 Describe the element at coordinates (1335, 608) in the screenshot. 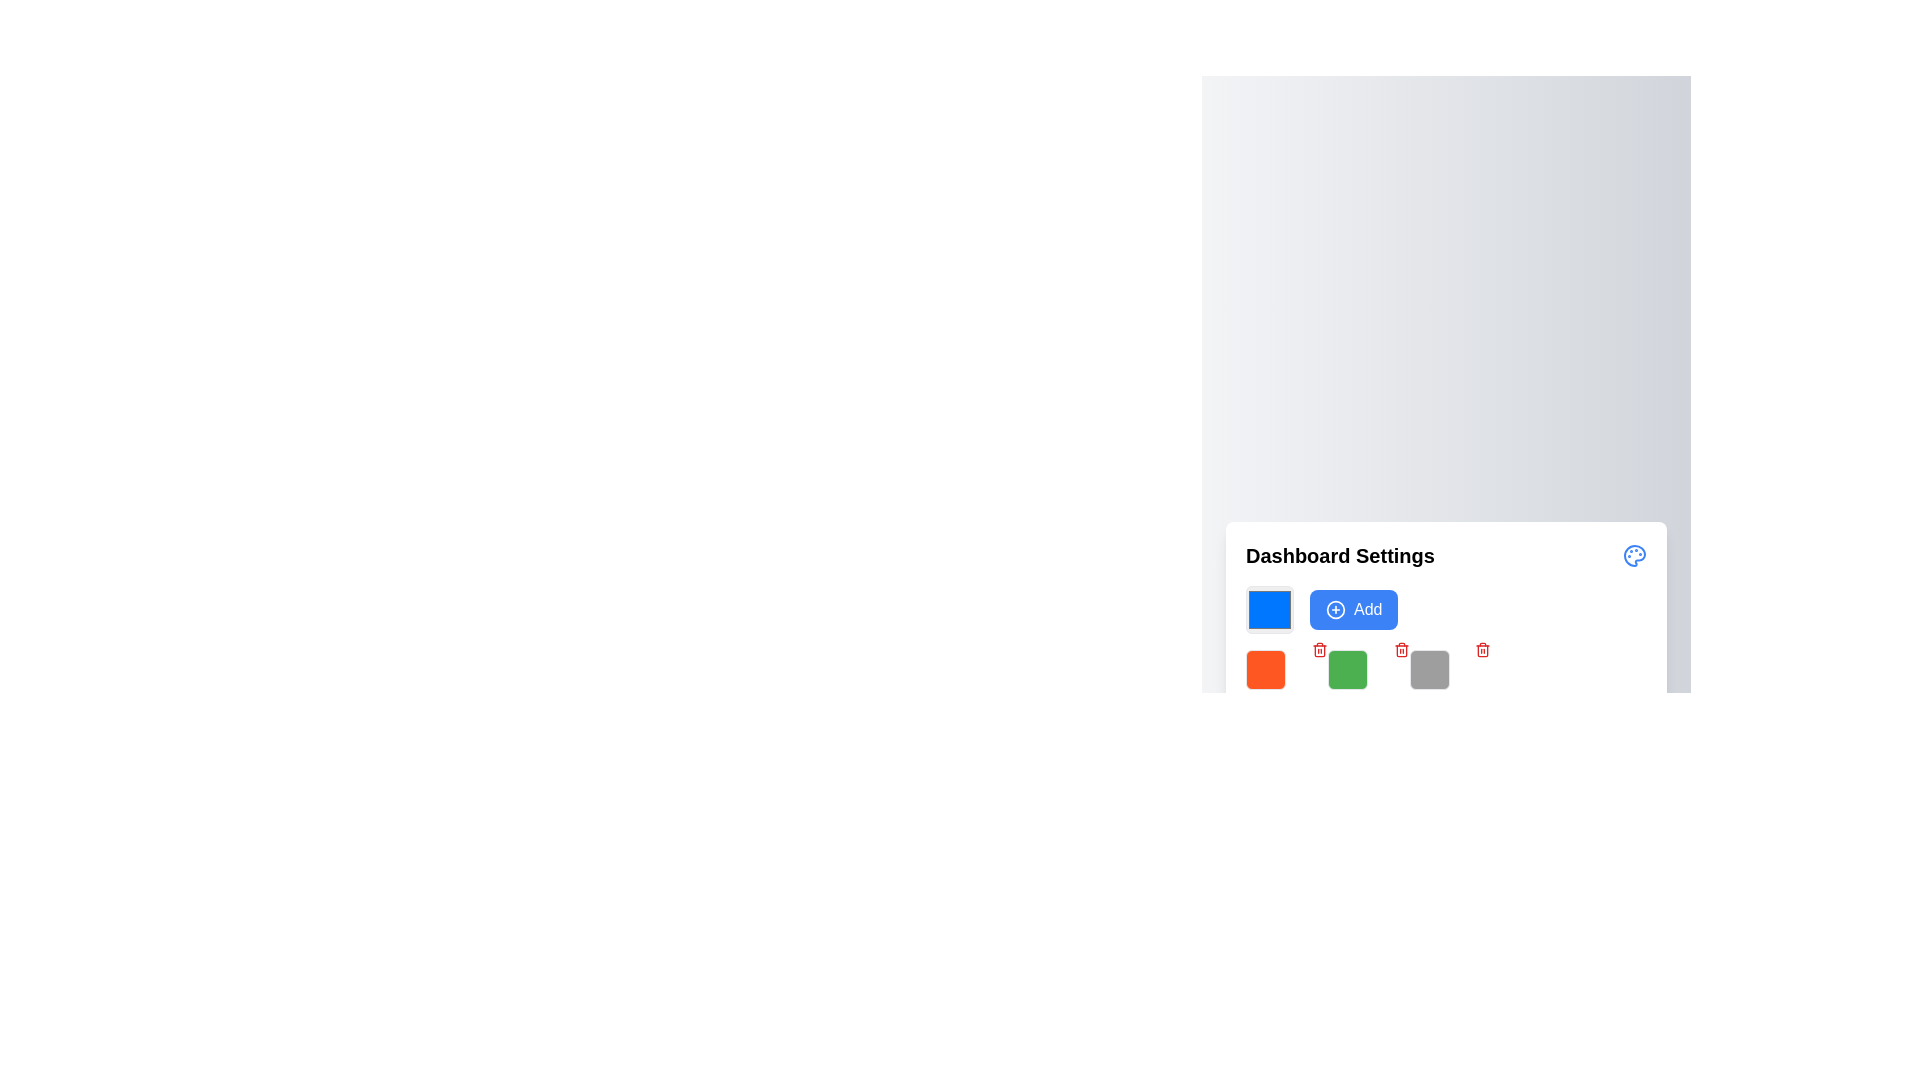

I see `the circular graphical element that represents the clickable 'Add' action on the blue 'Add' button in the Dashboard Settings panel` at that location.